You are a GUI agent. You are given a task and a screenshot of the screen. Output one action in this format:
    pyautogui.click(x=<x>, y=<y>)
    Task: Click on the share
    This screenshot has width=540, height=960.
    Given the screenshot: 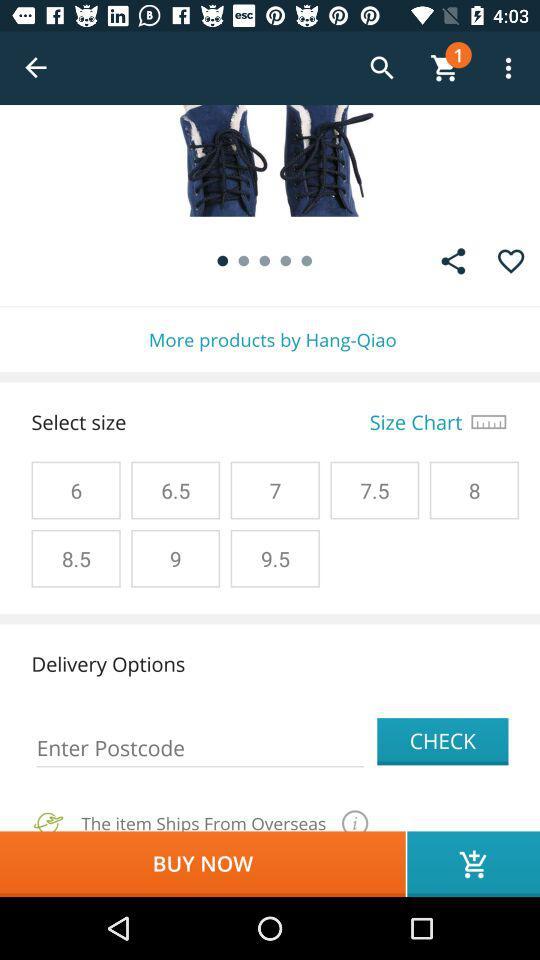 What is the action you would take?
    pyautogui.click(x=453, y=260)
    